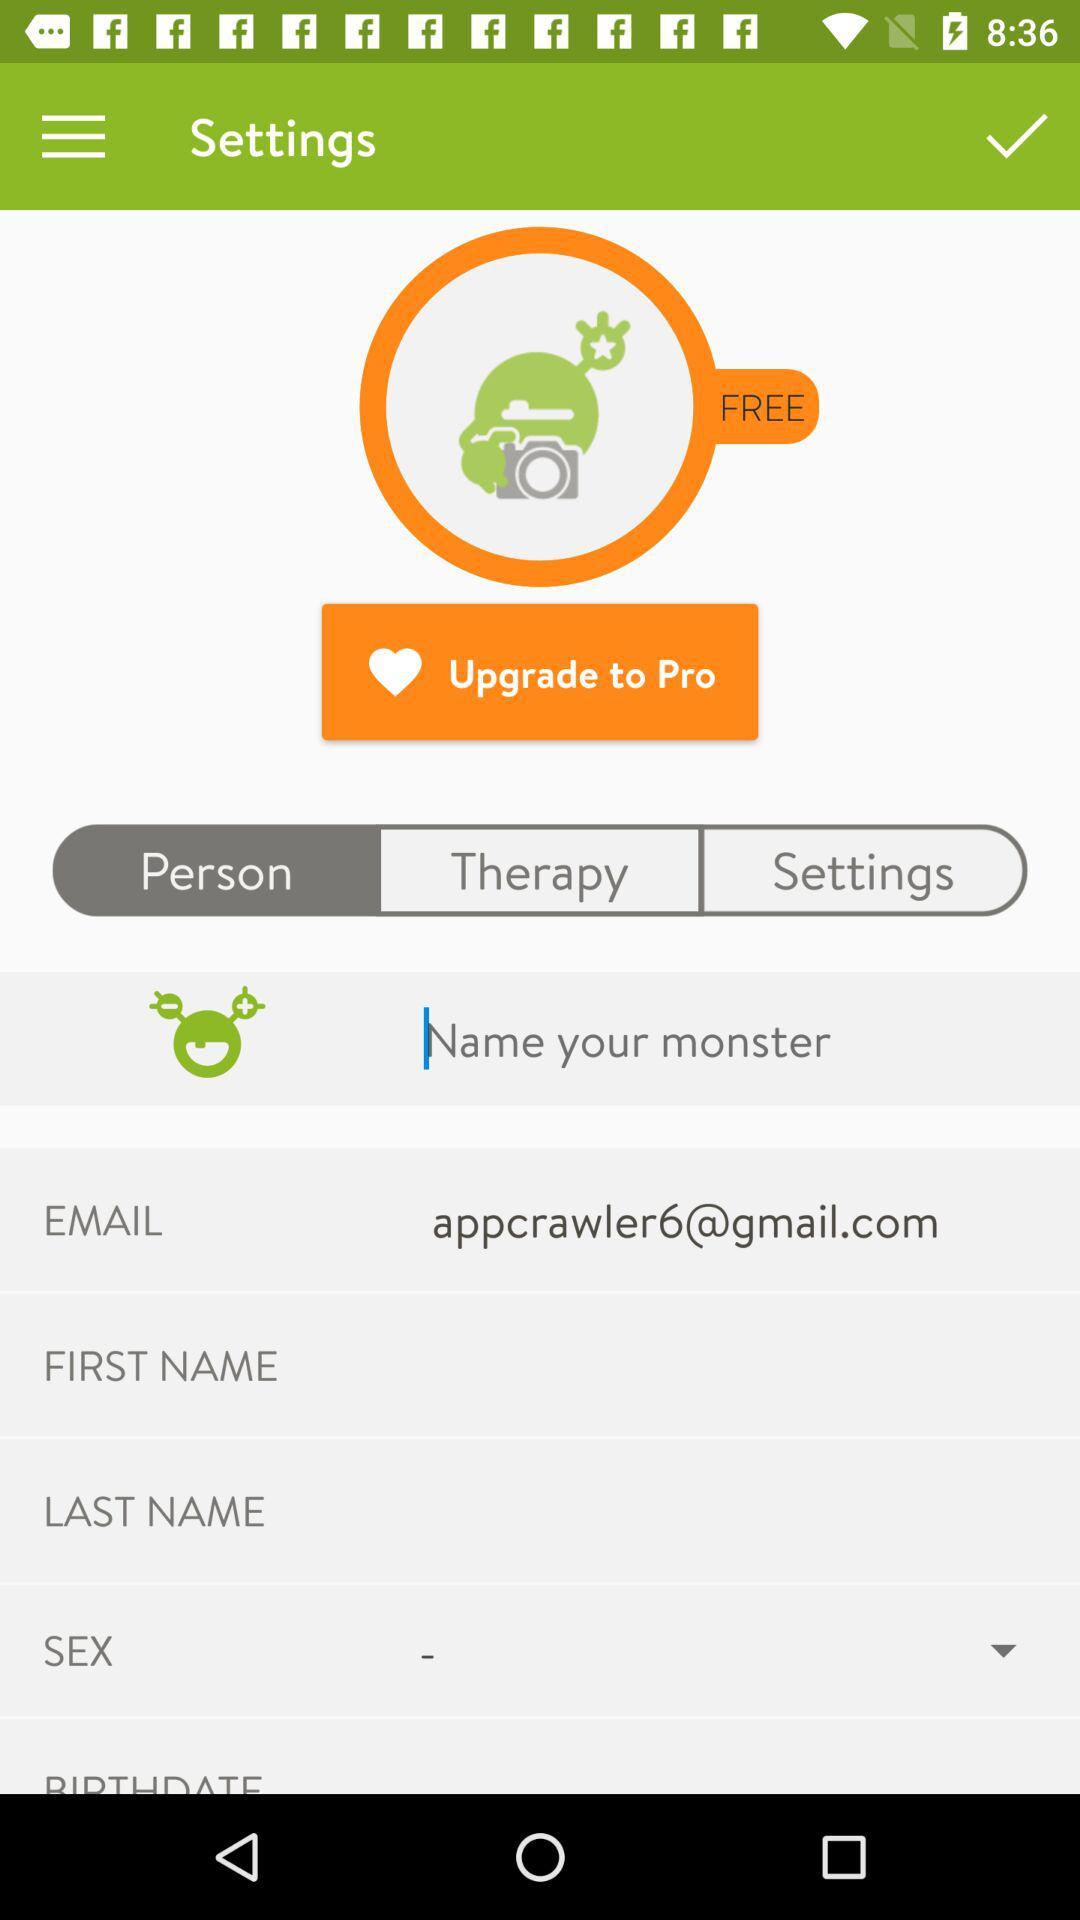  I want to click on last name, so click(732, 1510).